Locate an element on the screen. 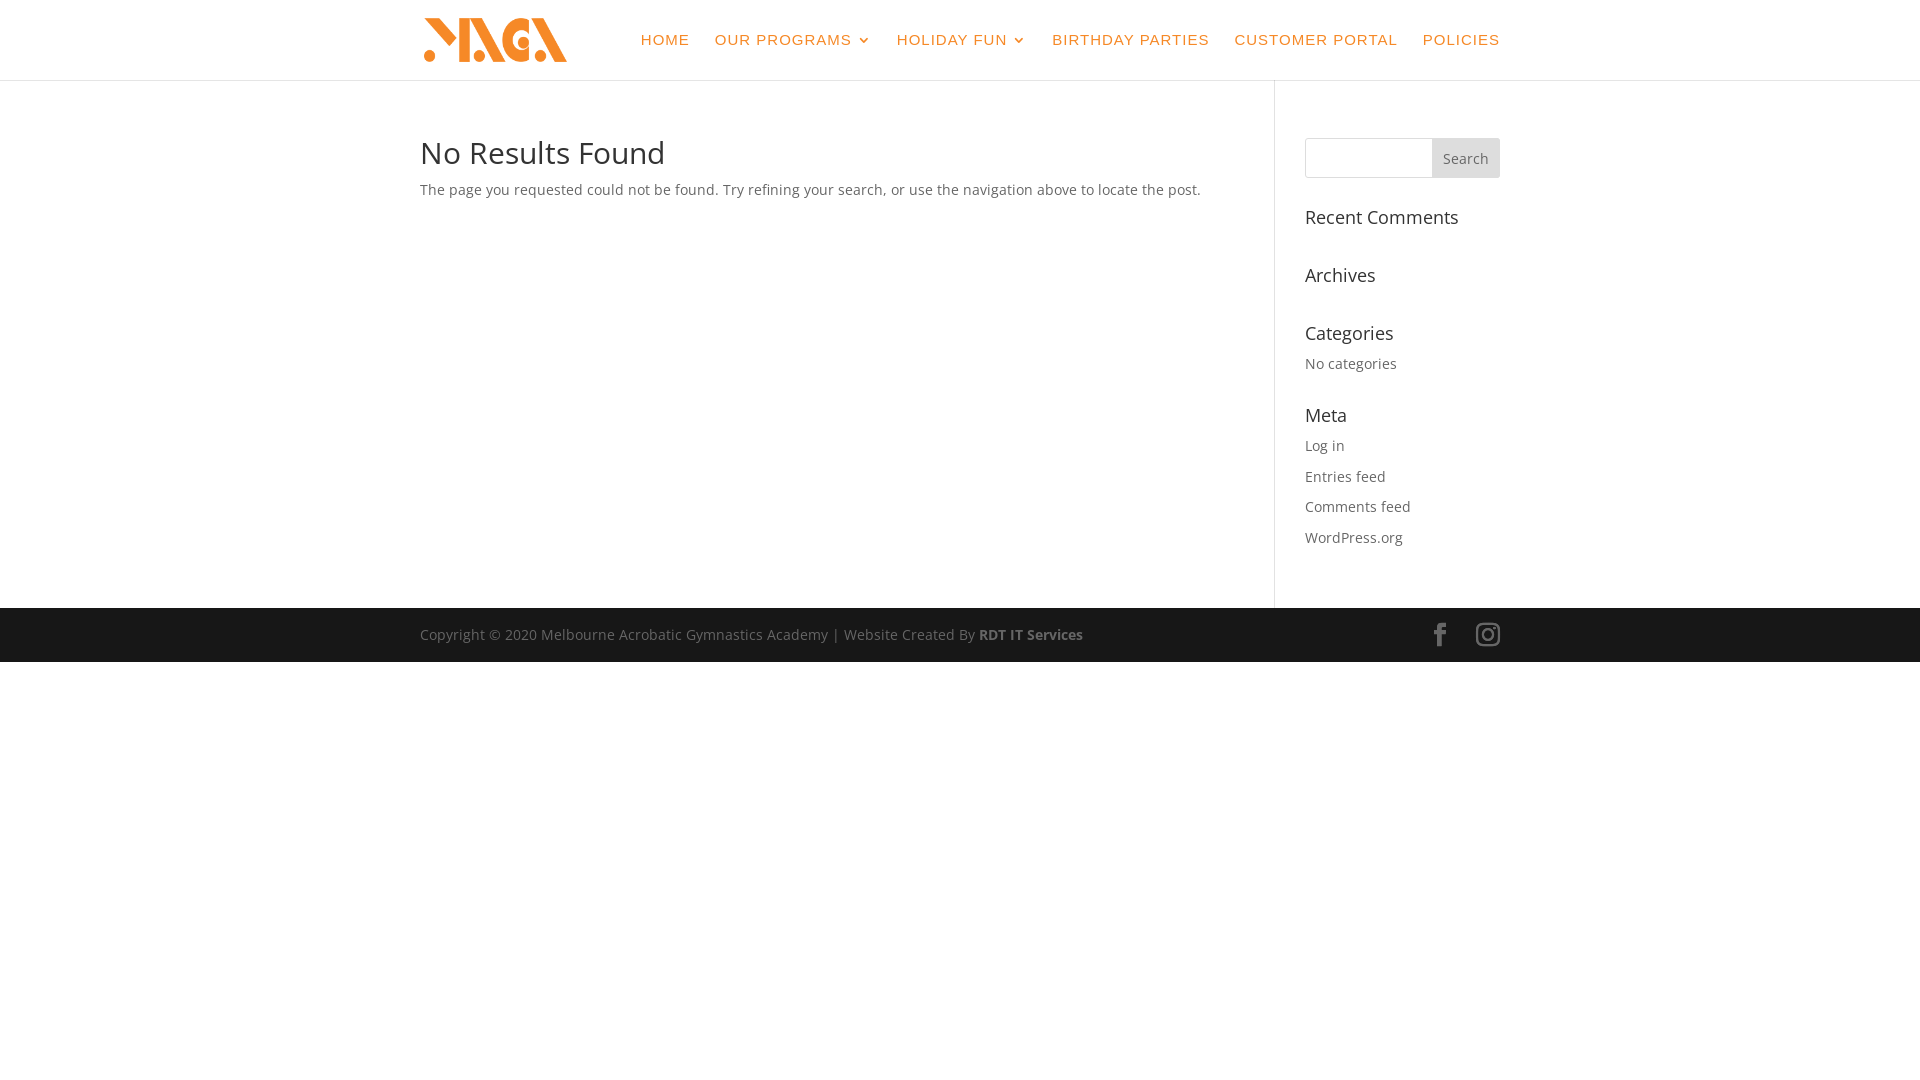 The height and width of the screenshot is (1080, 1920). 'OUR PROGRAMS' is located at coordinates (792, 55).